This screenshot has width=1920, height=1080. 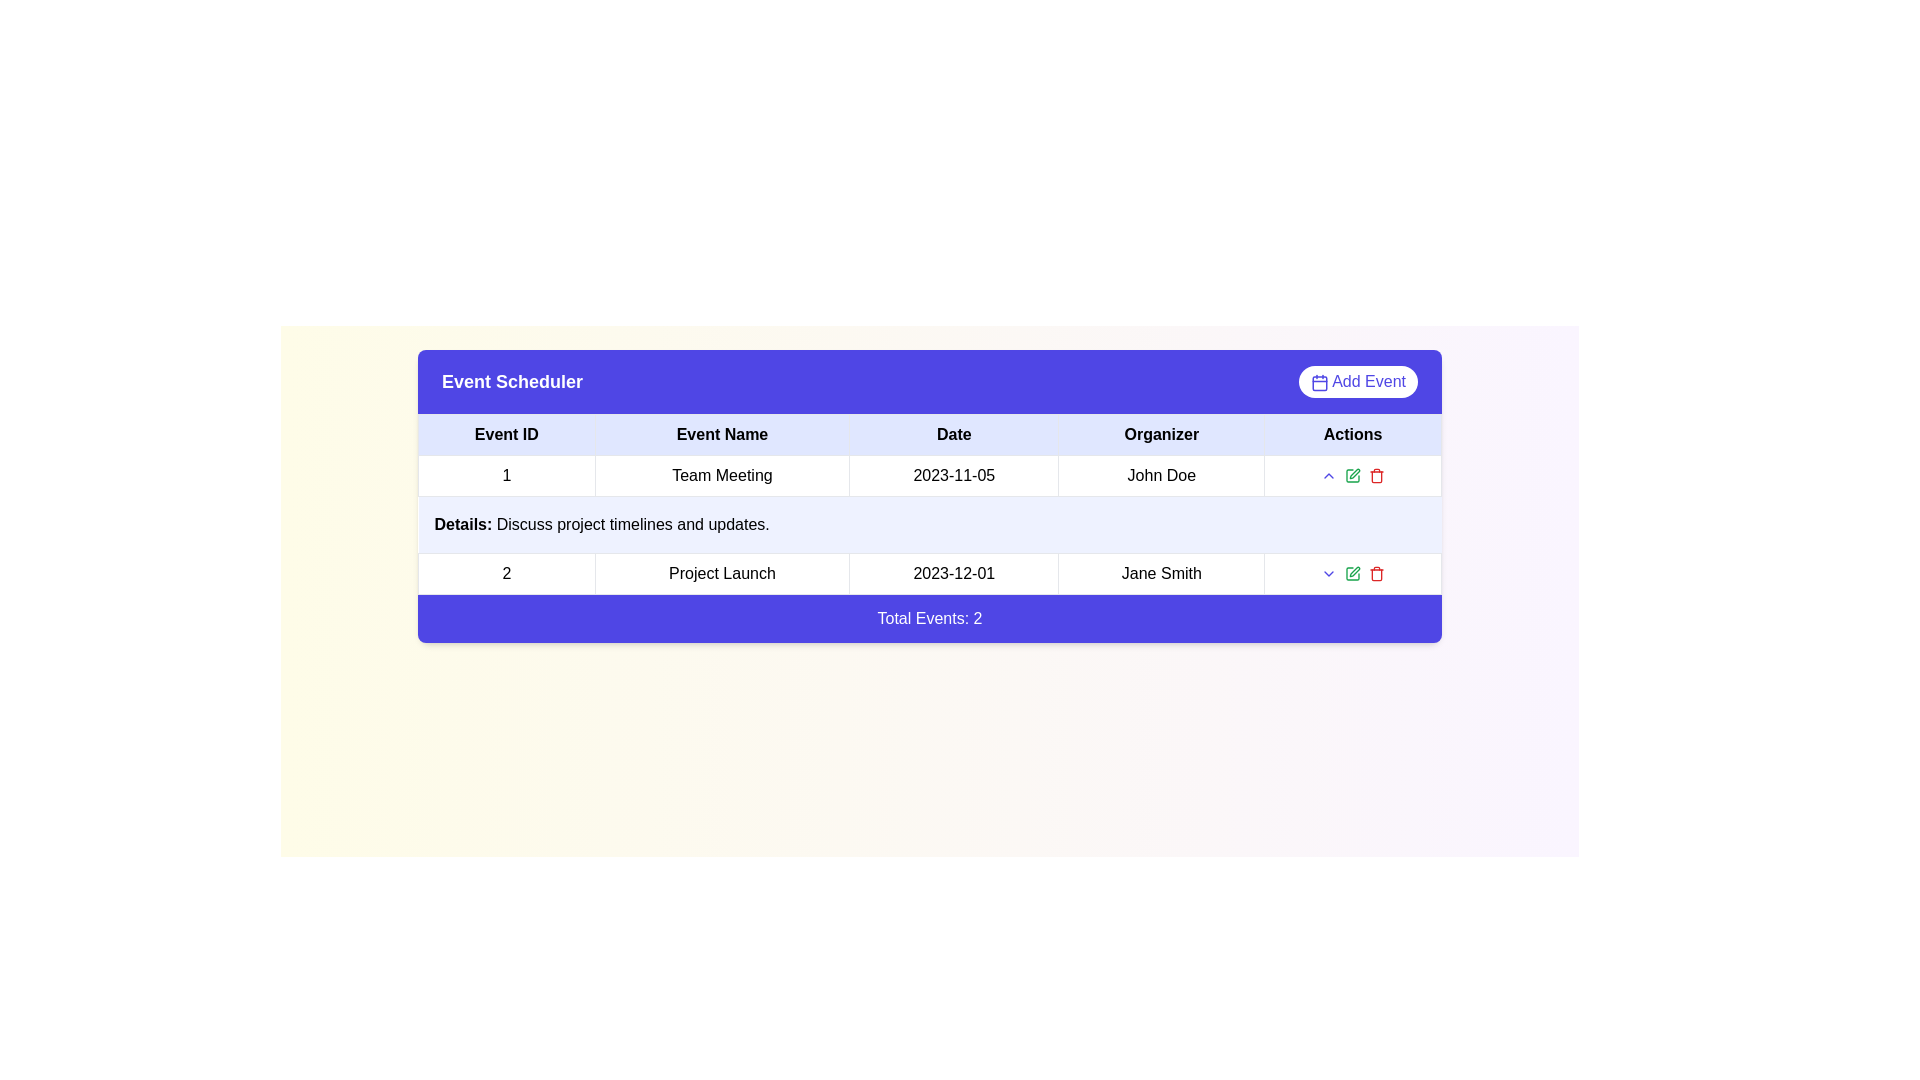 What do you see at coordinates (721, 574) in the screenshot?
I see `the Text Label for the event 'Project Launch', located in the second row of the 'Event Scheduler' table under the 'Event Name' column` at bounding box center [721, 574].